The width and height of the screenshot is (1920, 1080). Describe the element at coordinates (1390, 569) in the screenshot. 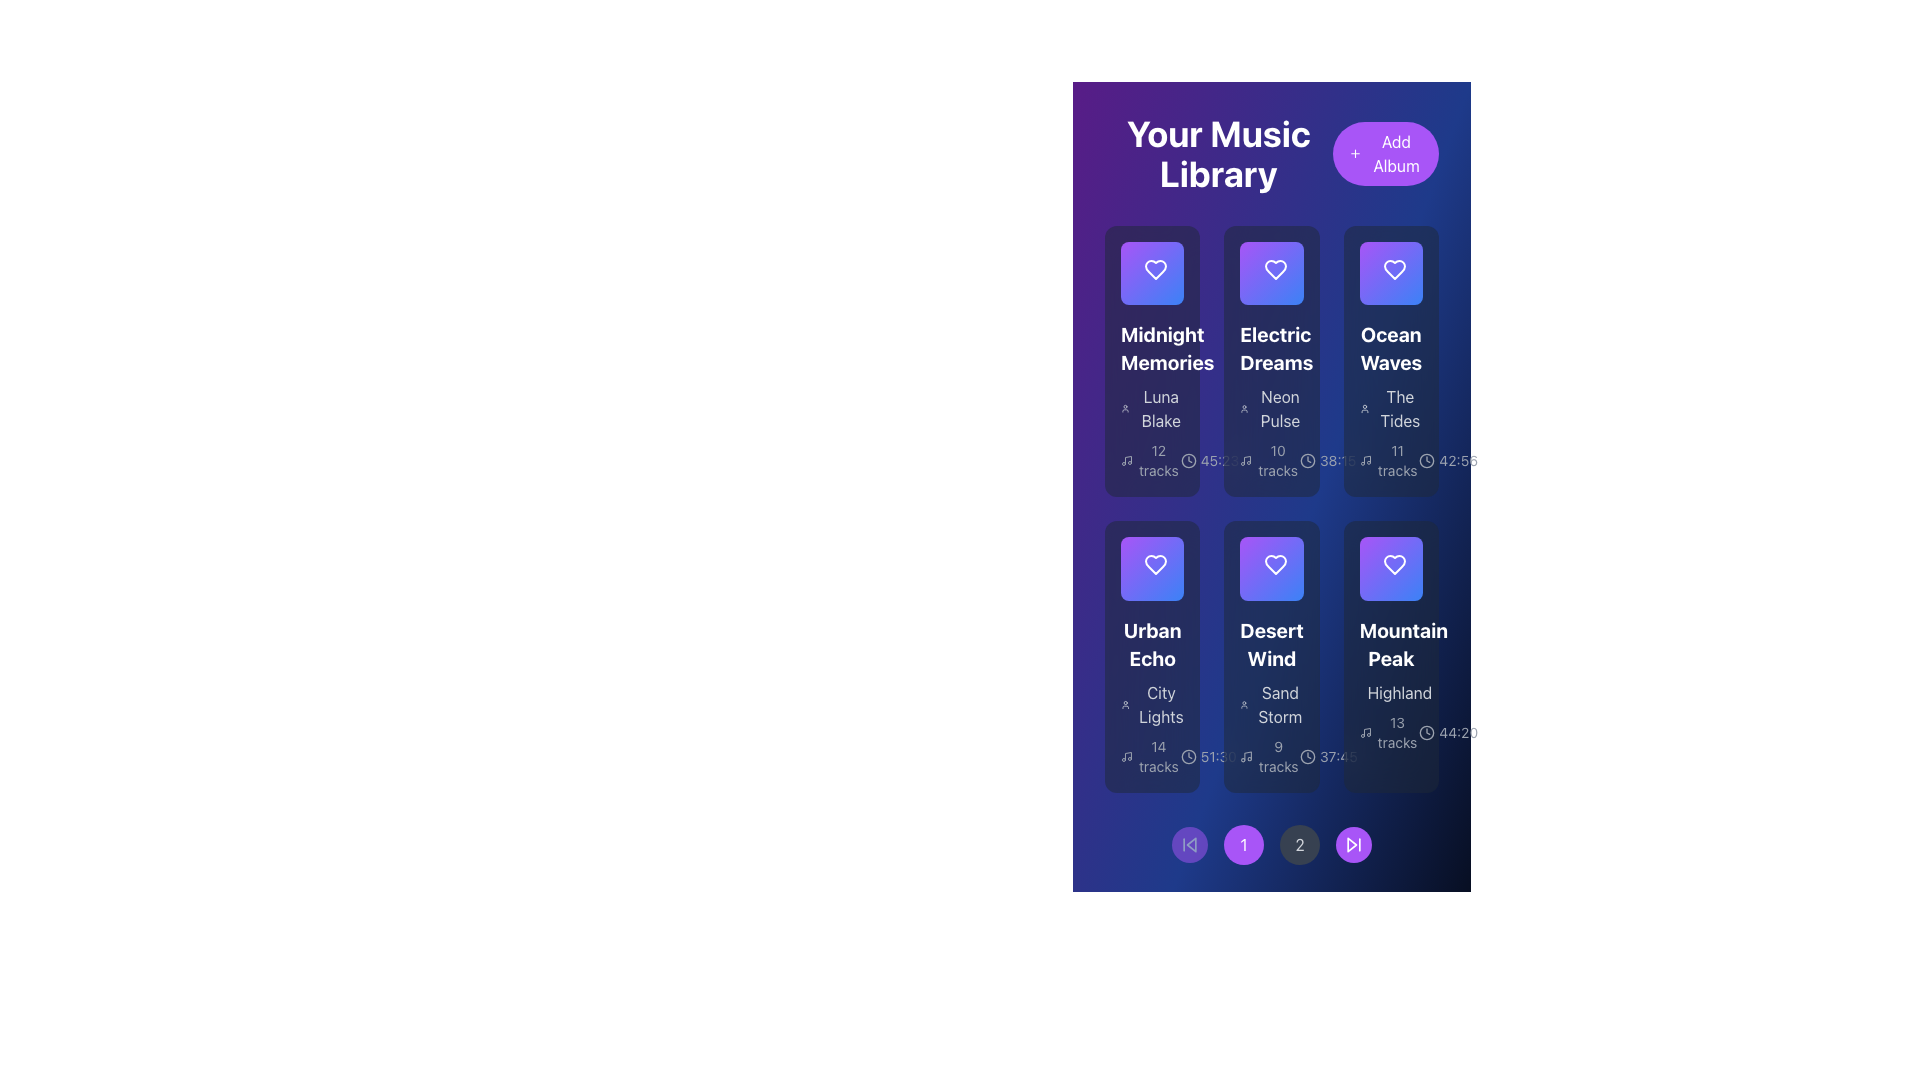

I see `the heart-shaped icon in the lower-right card representing the 'Mountain Peak' album` at that location.